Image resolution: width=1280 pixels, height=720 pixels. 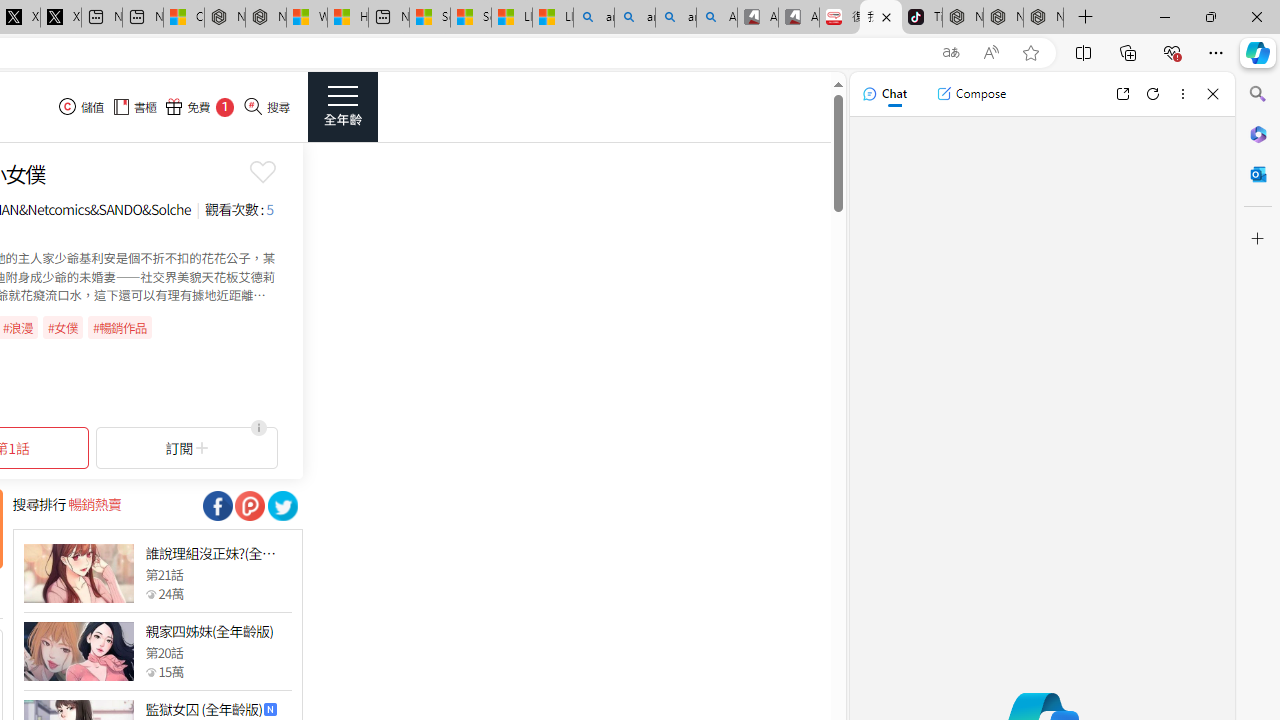 What do you see at coordinates (281, 505) in the screenshot?
I see `'Class: socialShare'` at bounding box center [281, 505].